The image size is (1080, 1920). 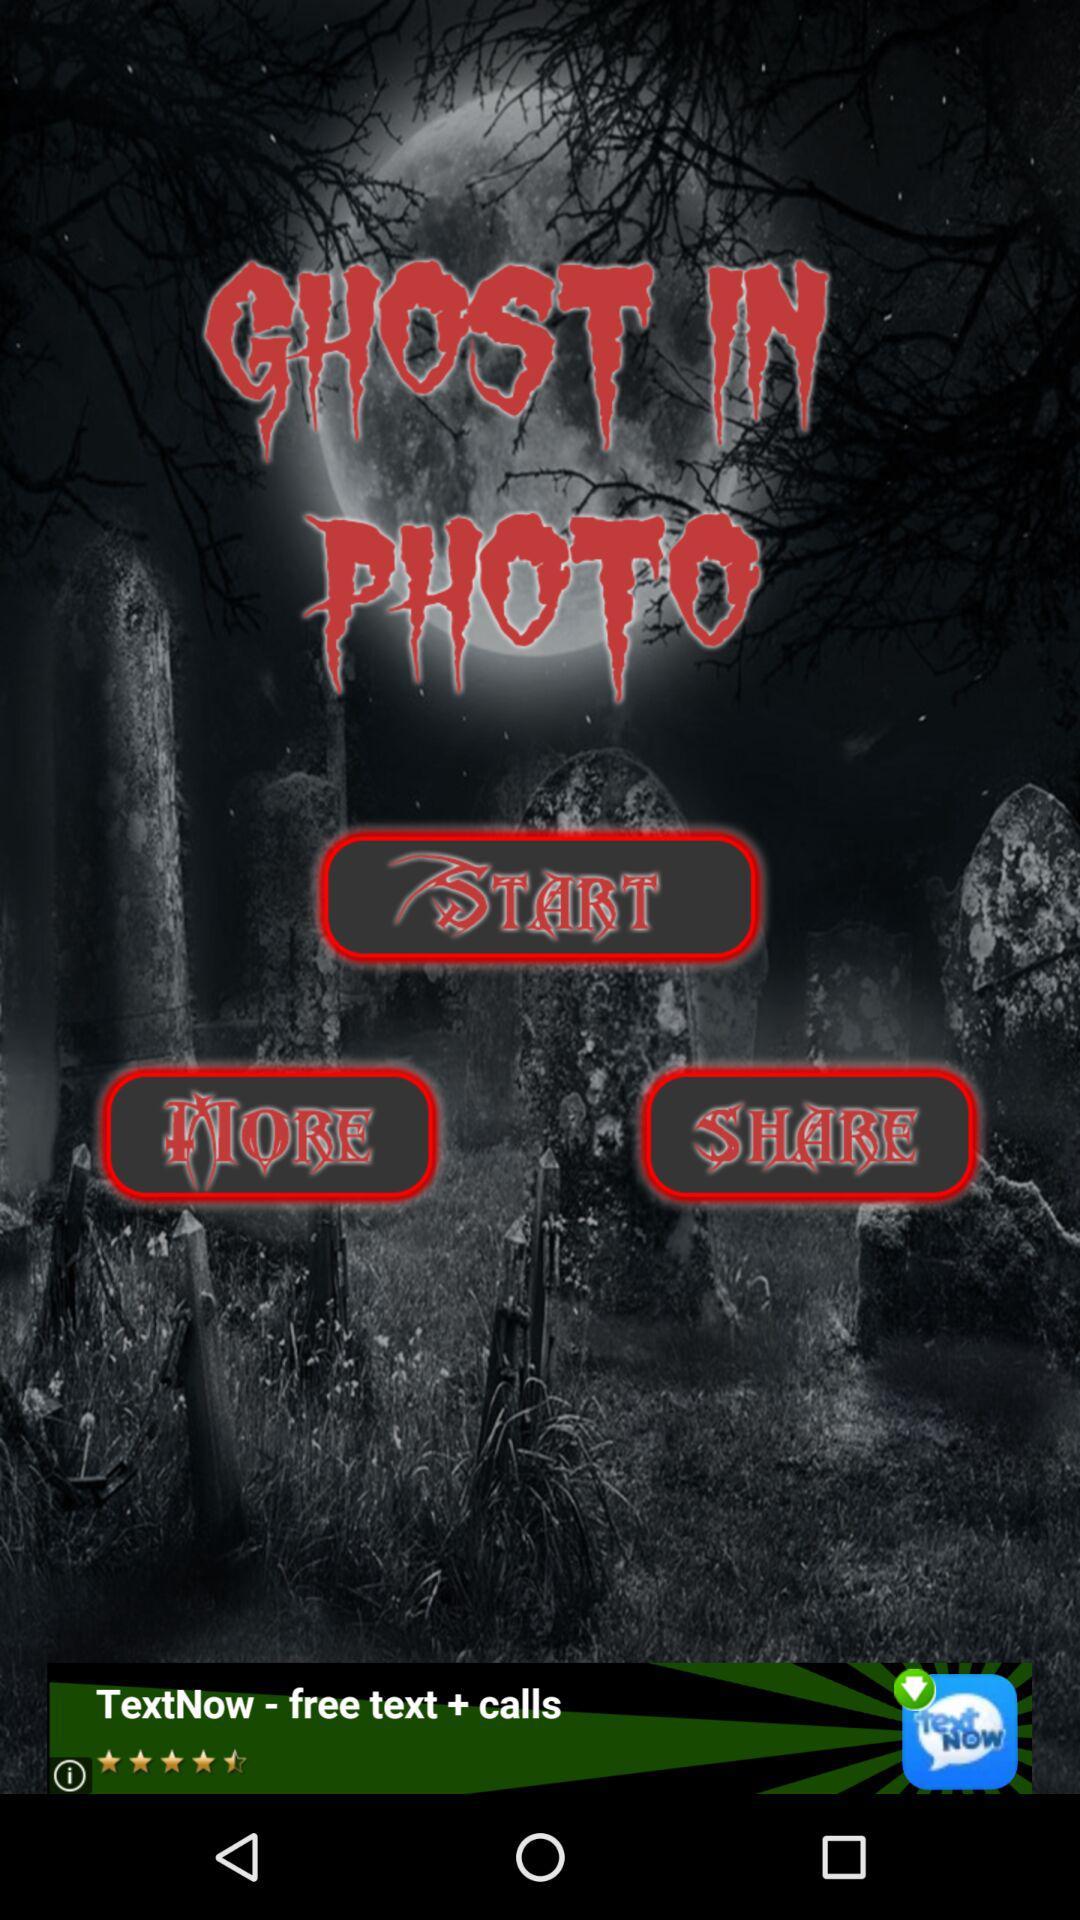 What do you see at coordinates (268, 1134) in the screenshot?
I see `score botton` at bounding box center [268, 1134].